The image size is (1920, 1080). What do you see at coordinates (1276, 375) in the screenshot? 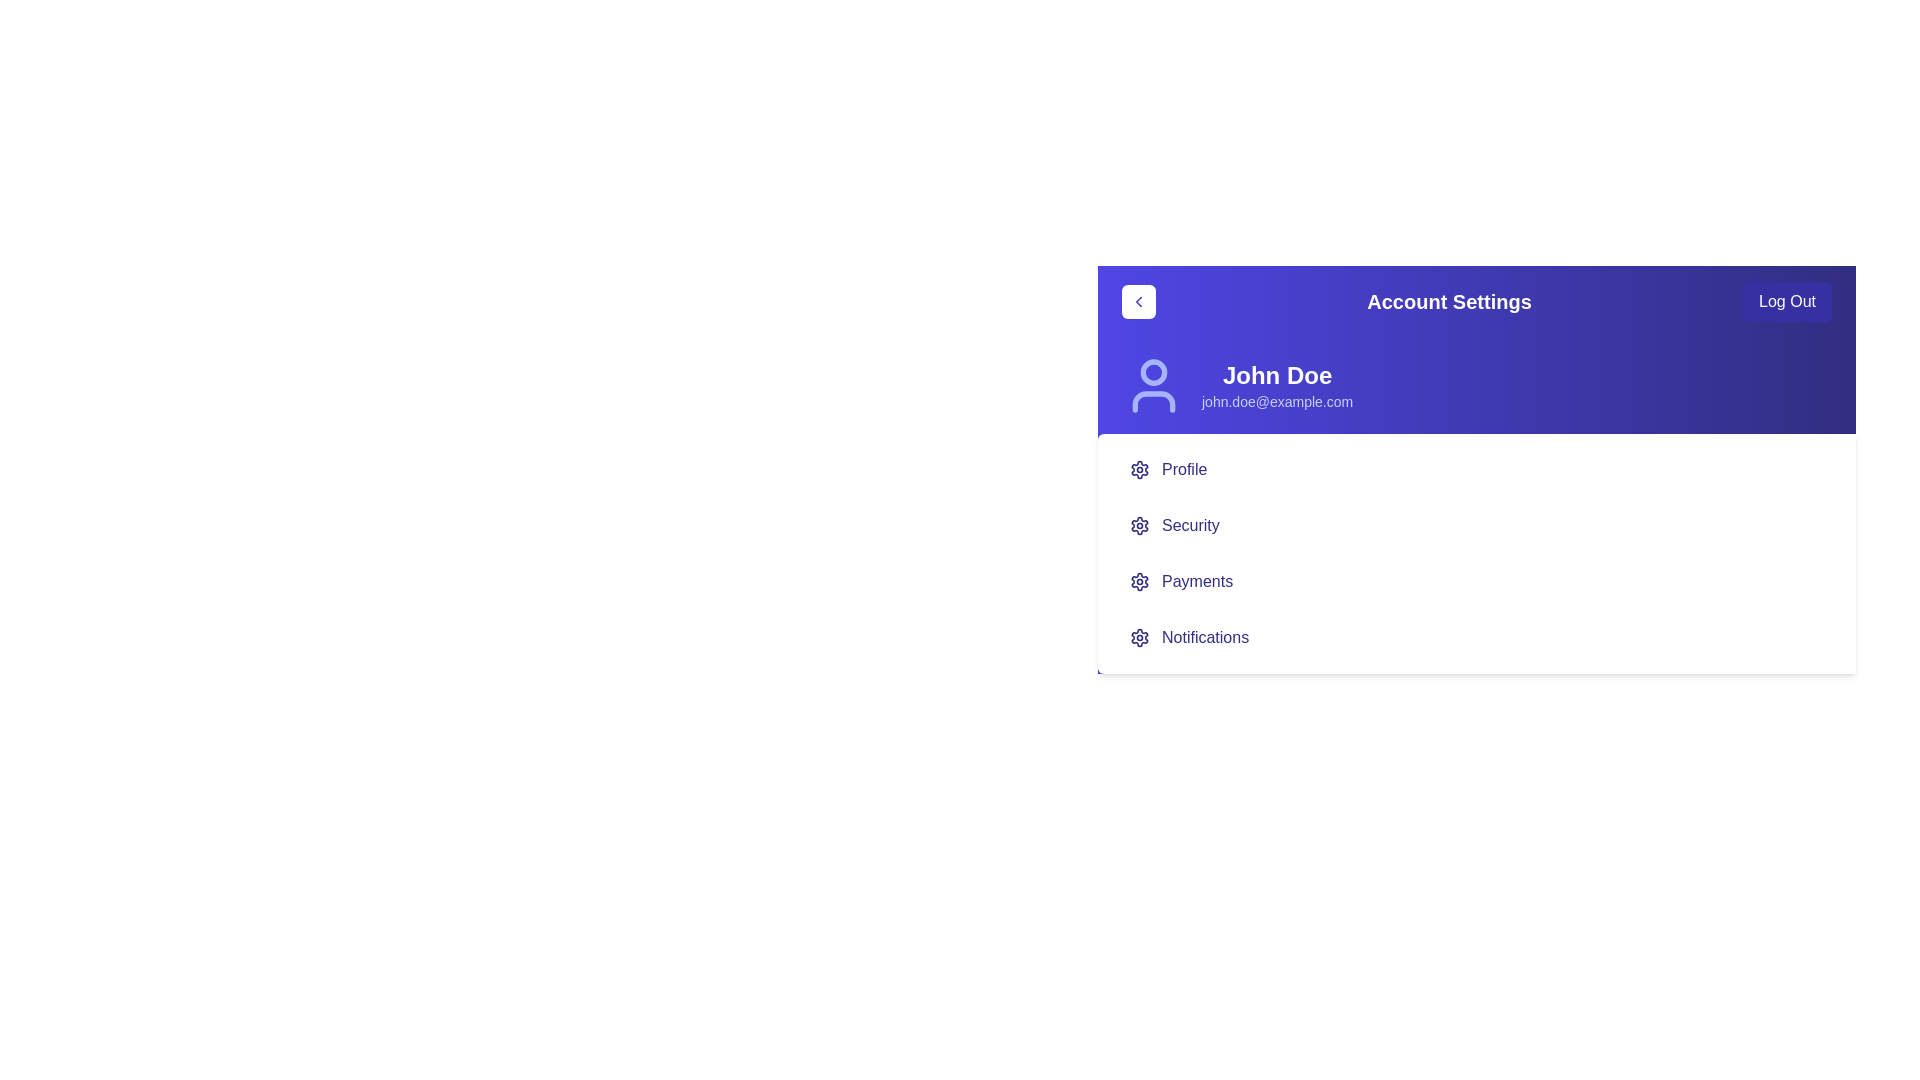
I see `the text label displaying 'John Doe', which is a large, bold font element located above the email address in the account settings interface` at bounding box center [1276, 375].